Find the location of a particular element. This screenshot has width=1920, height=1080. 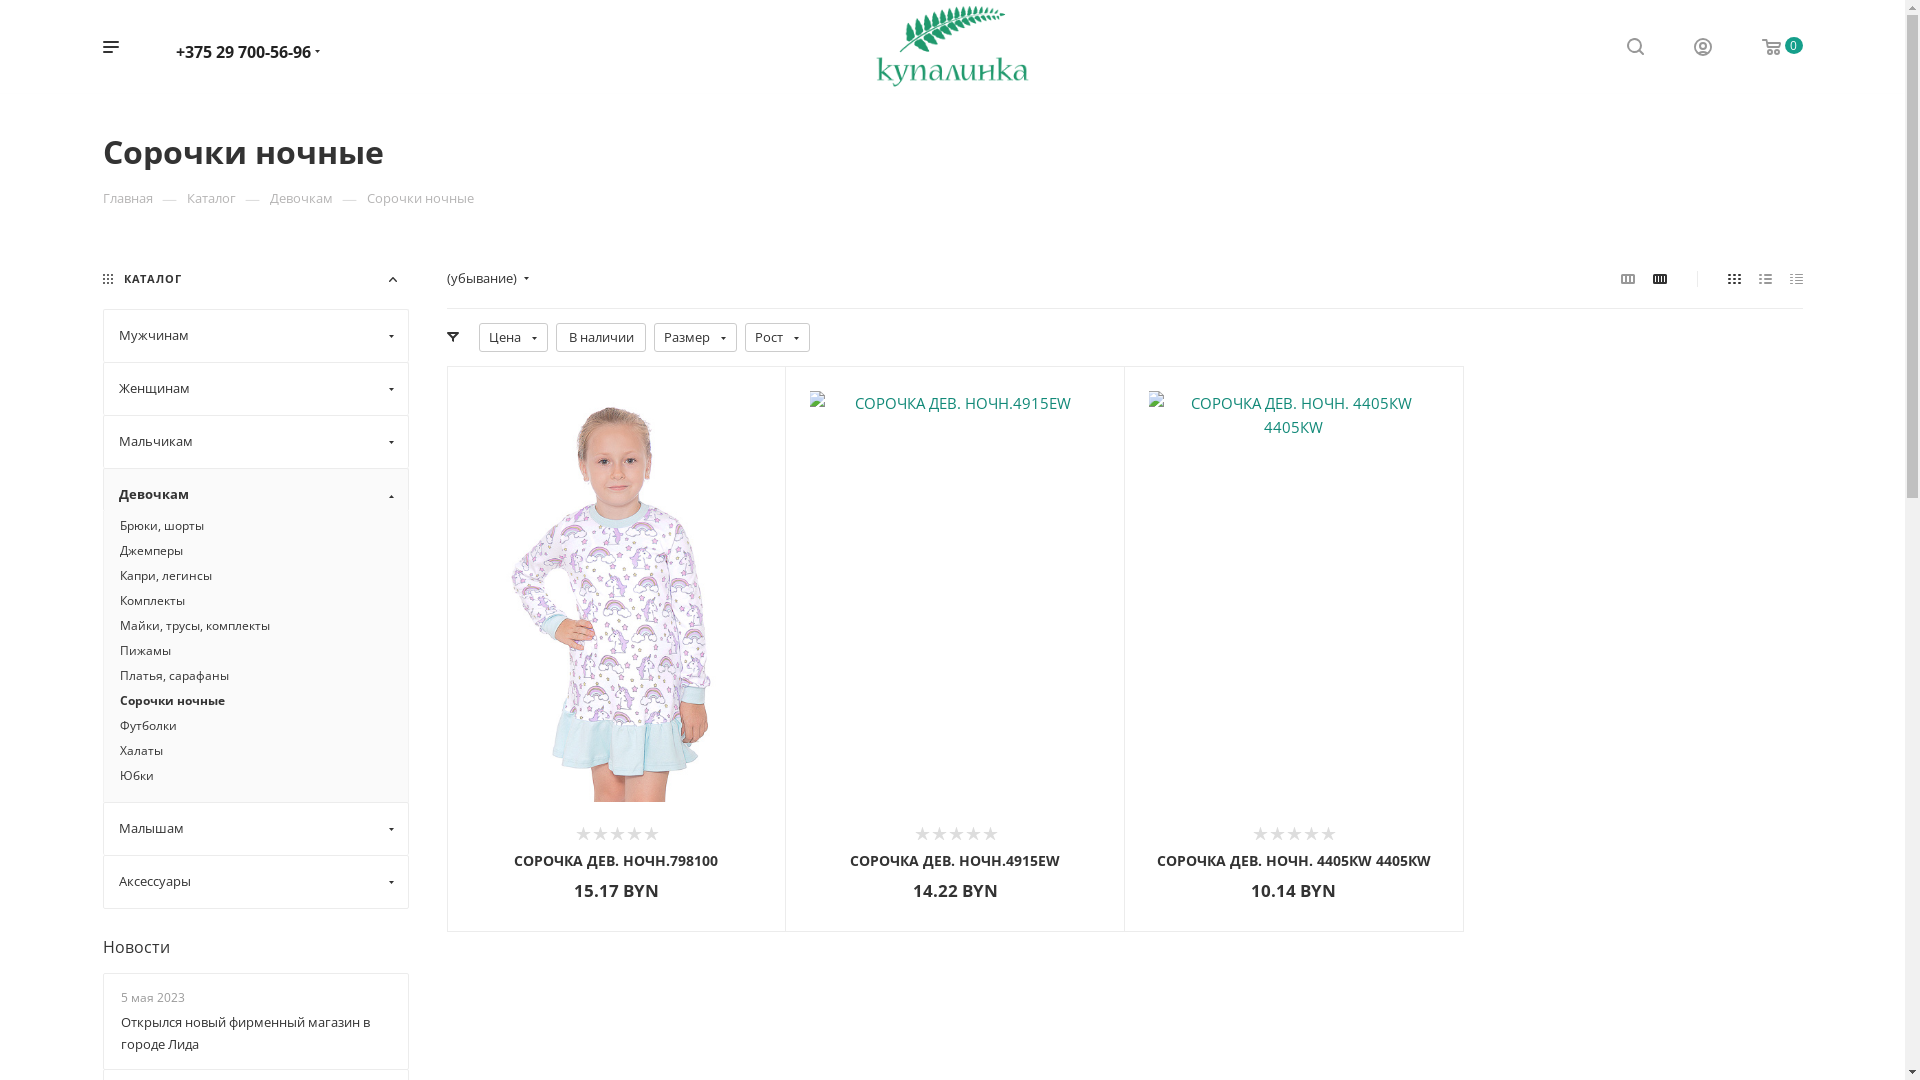

'+375 29 700-56-96' is located at coordinates (242, 49).